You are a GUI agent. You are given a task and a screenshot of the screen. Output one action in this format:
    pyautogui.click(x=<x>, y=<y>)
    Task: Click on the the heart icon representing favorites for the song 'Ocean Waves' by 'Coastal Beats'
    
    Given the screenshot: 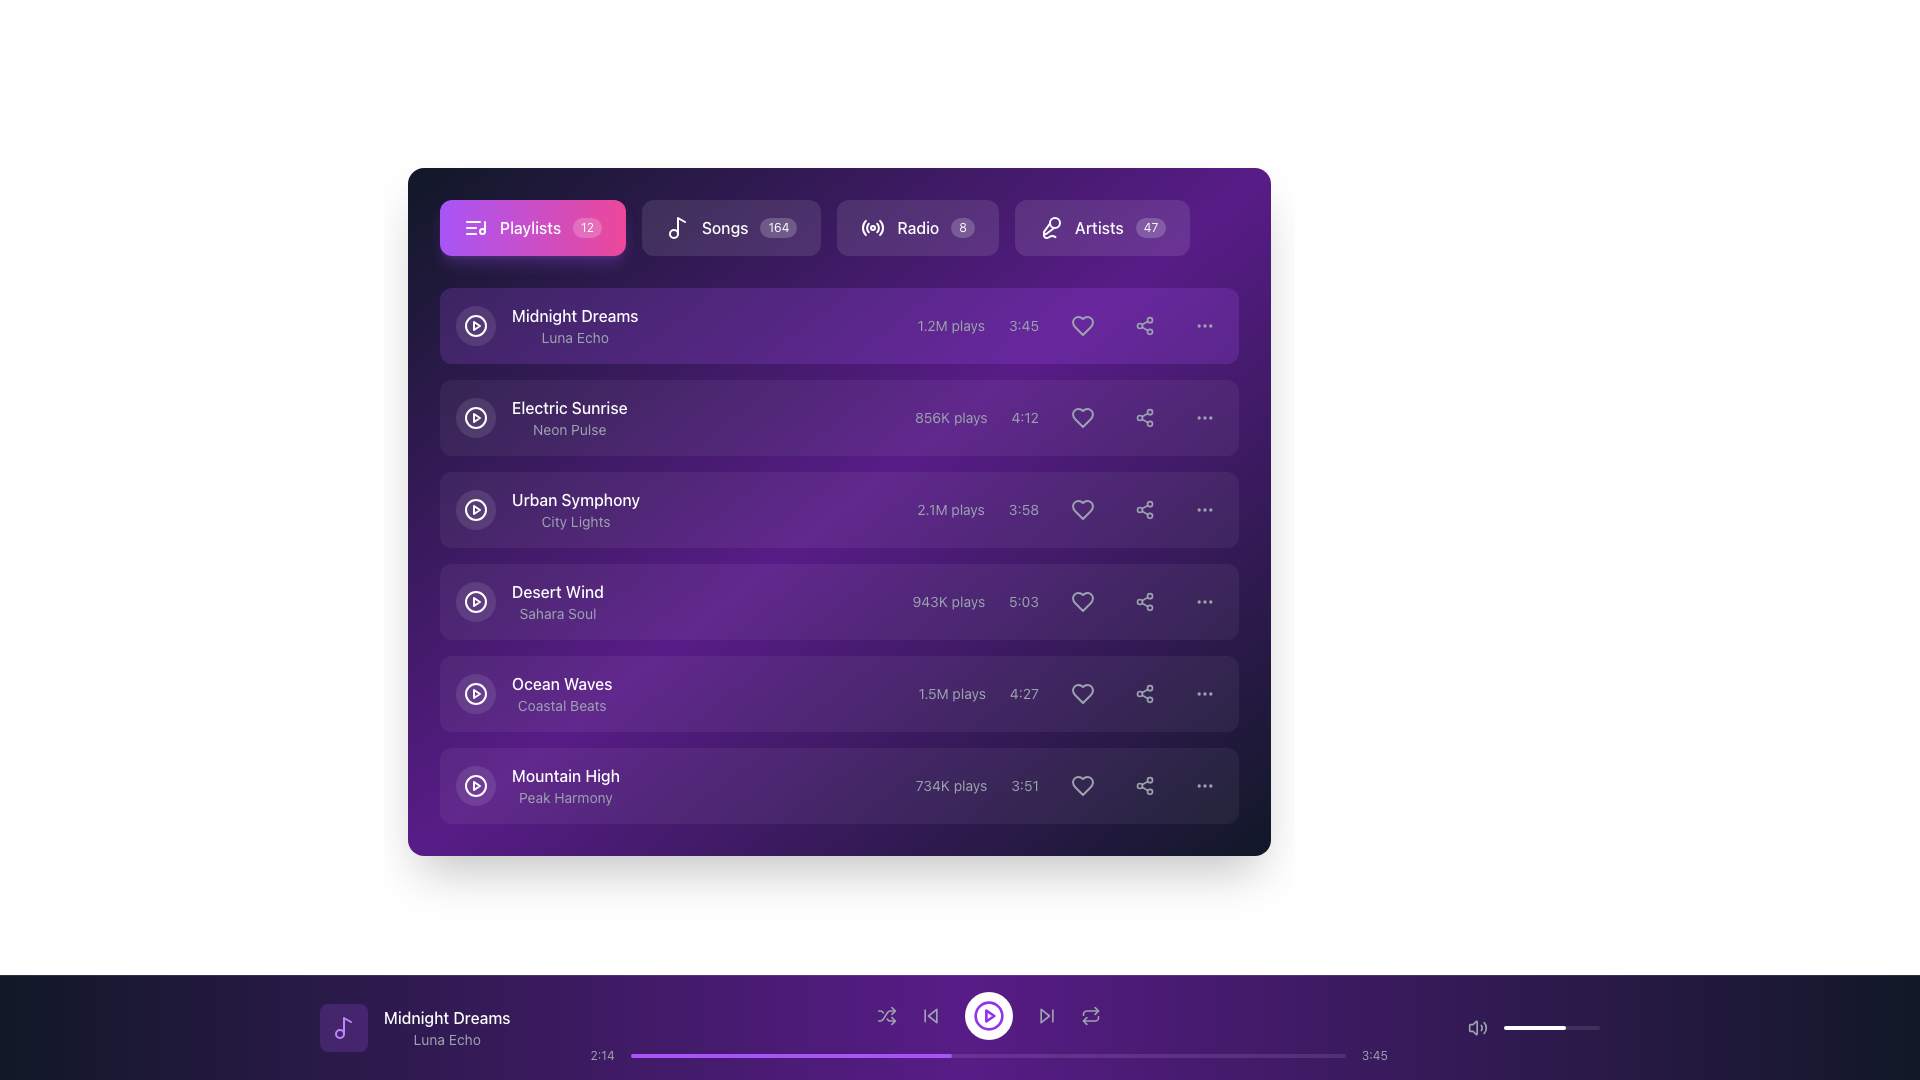 What is the action you would take?
    pyautogui.click(x=1082, y=693)
    